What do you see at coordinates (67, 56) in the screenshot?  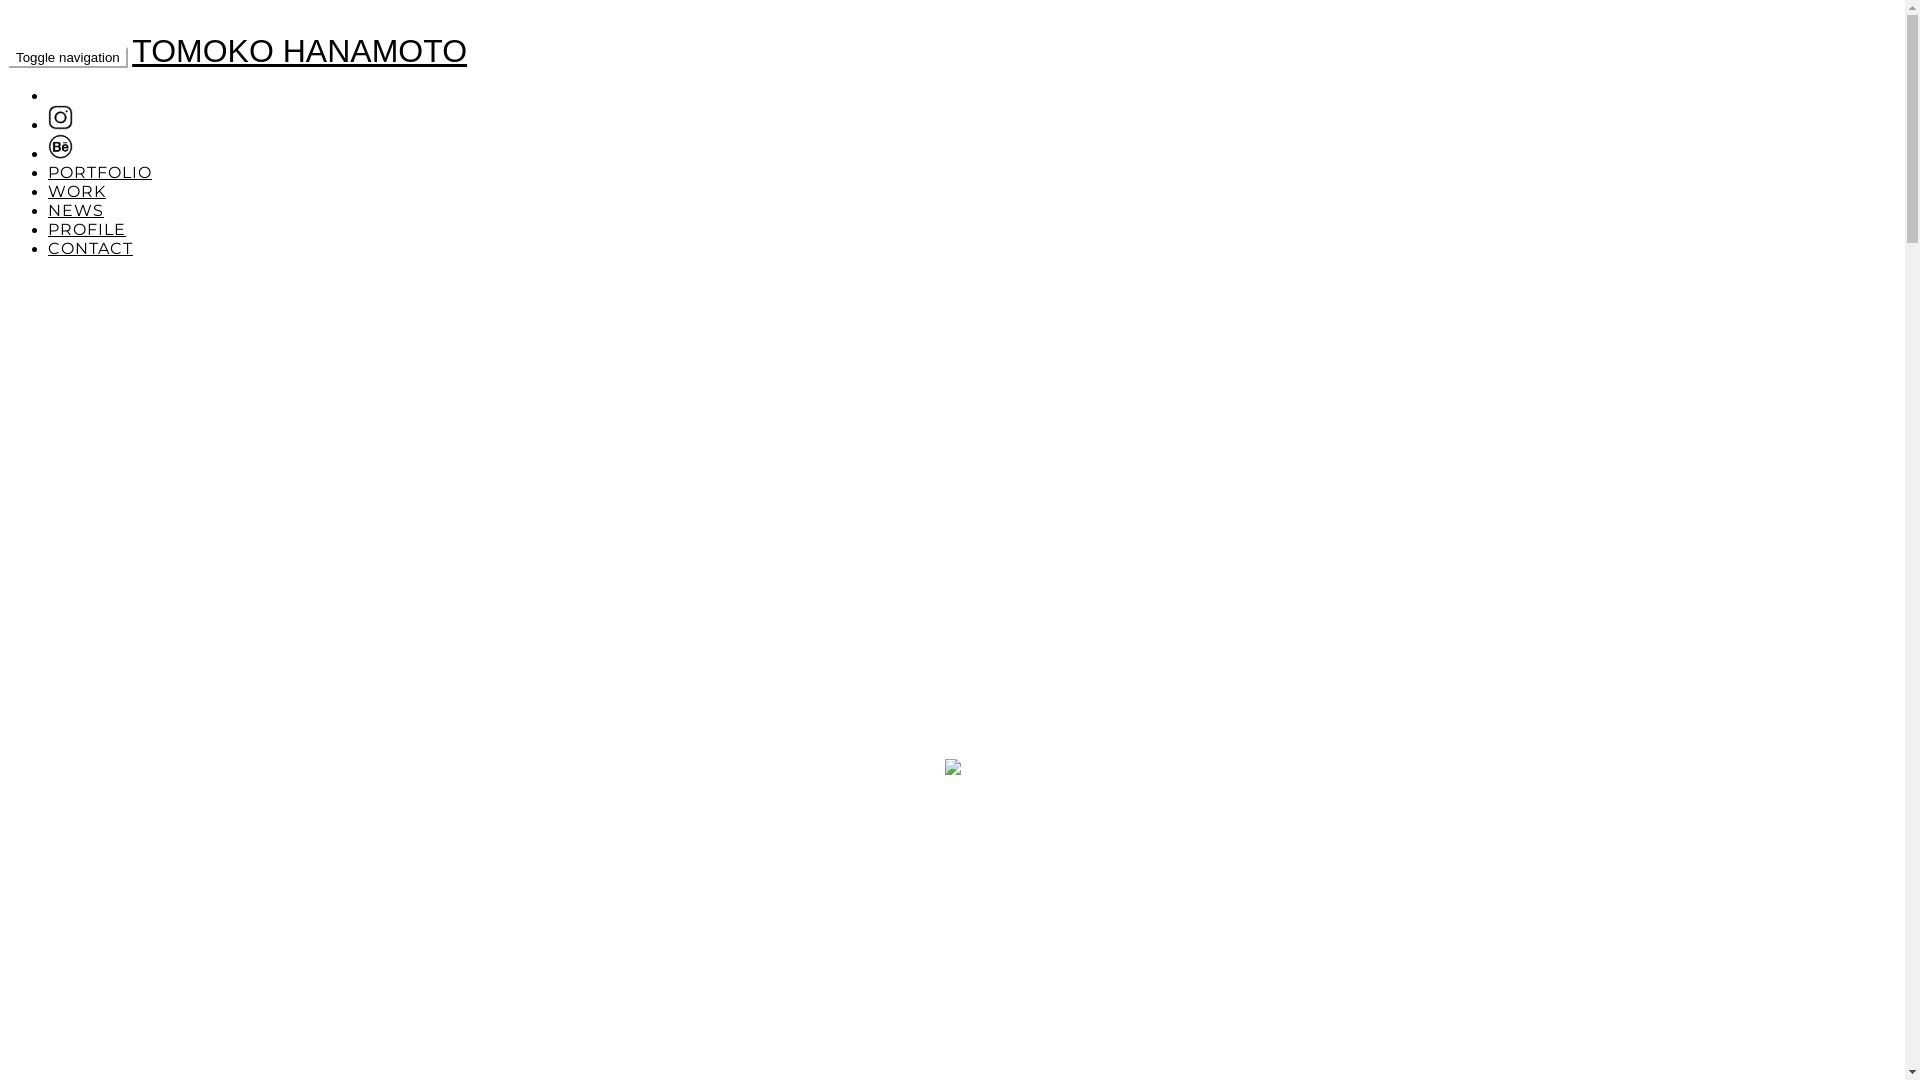 I see `'Toggle navigation'` at bounding box center [67, 56].